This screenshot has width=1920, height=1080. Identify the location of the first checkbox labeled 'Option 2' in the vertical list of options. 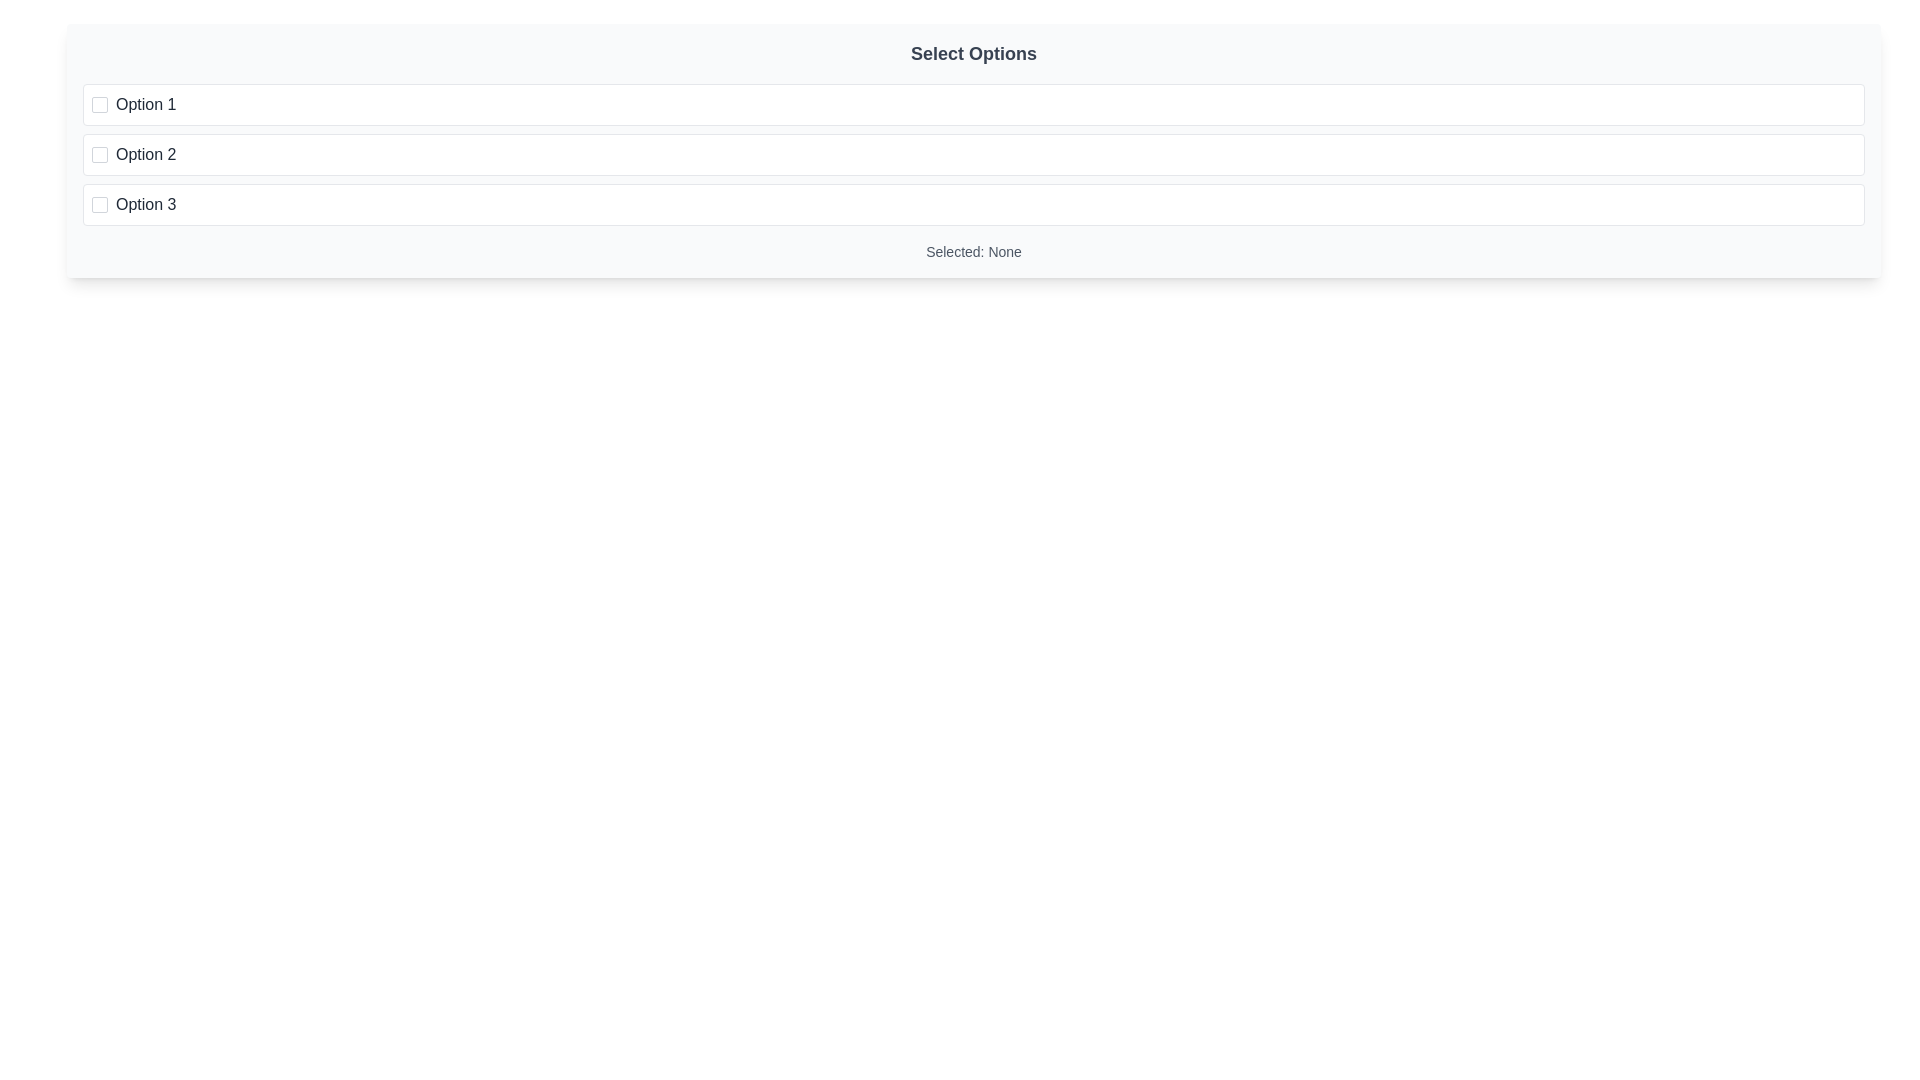
(99, 153).